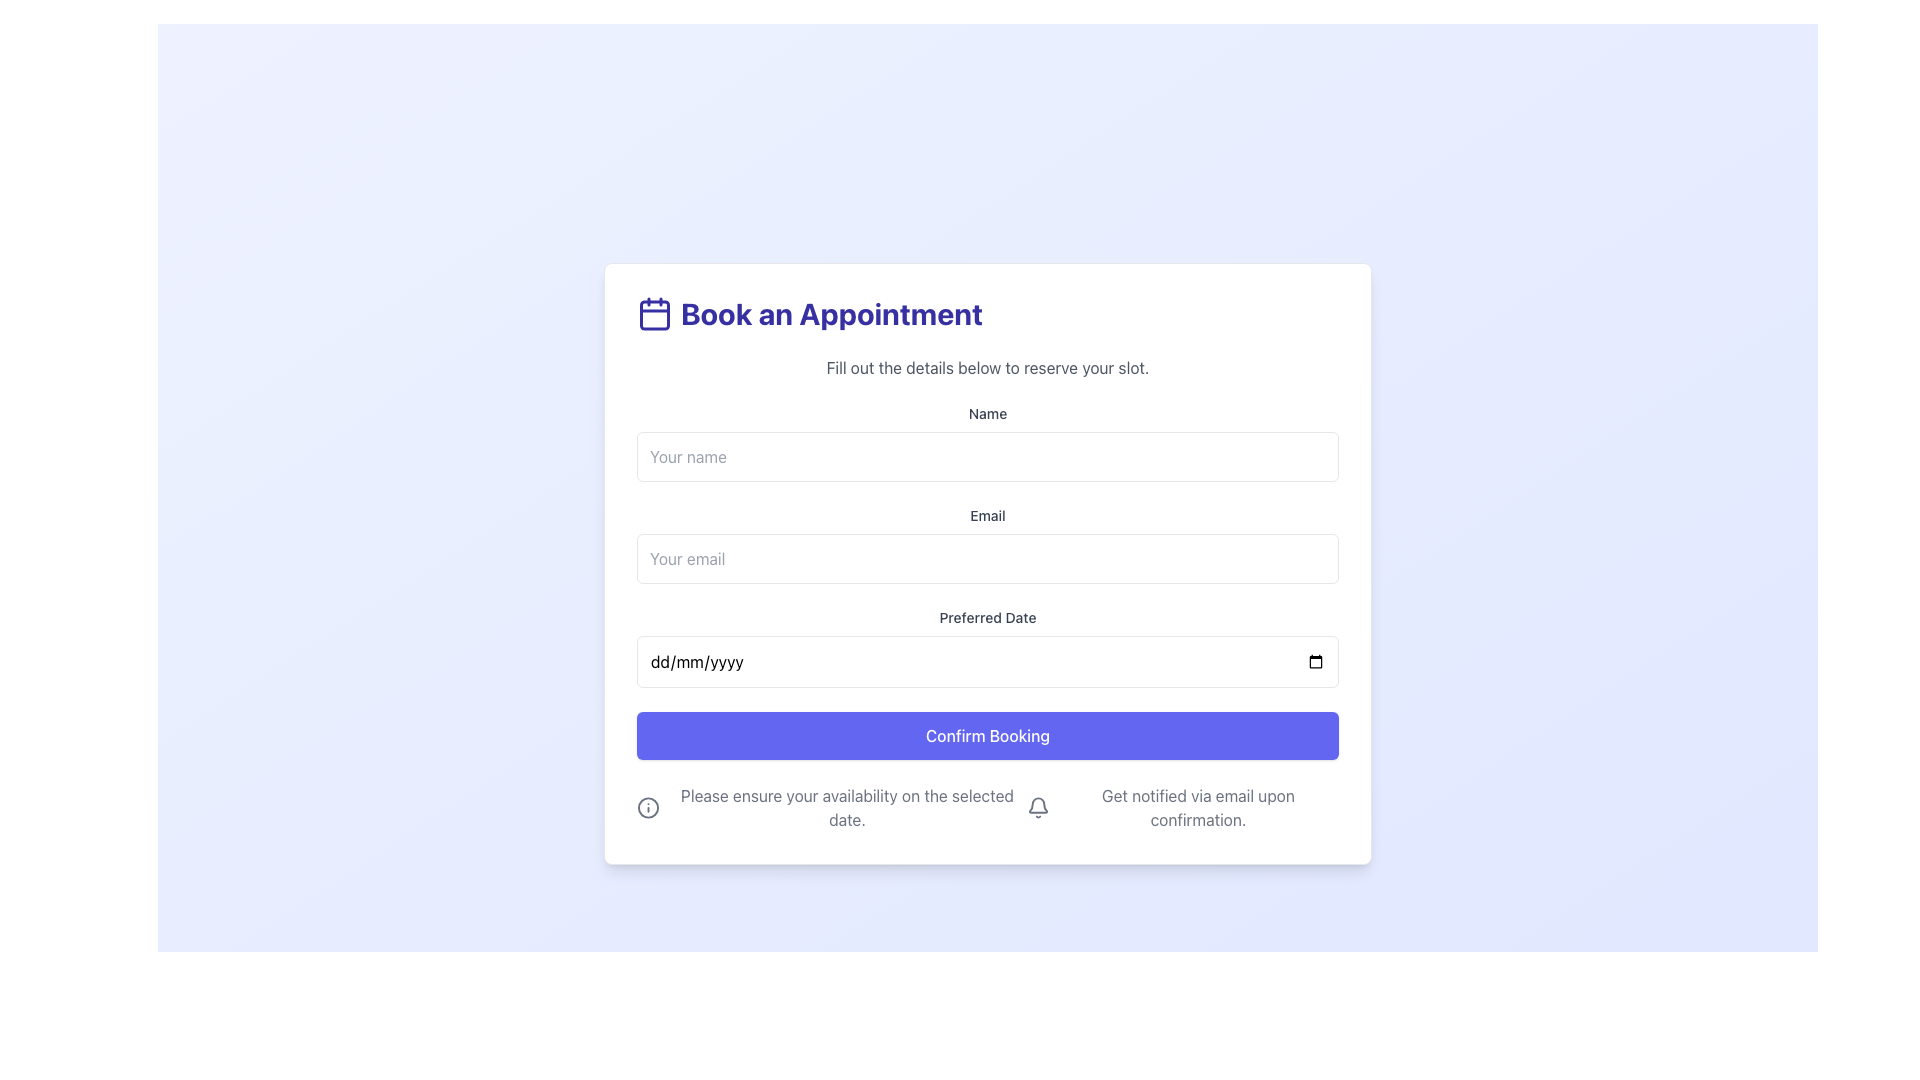 The width and height of the screenshot is (1920, 1080). I want to click on the Text Label that provides guidance for booking an appointment, located directly below the heading 'Book an Appointment', so click(988, 367).